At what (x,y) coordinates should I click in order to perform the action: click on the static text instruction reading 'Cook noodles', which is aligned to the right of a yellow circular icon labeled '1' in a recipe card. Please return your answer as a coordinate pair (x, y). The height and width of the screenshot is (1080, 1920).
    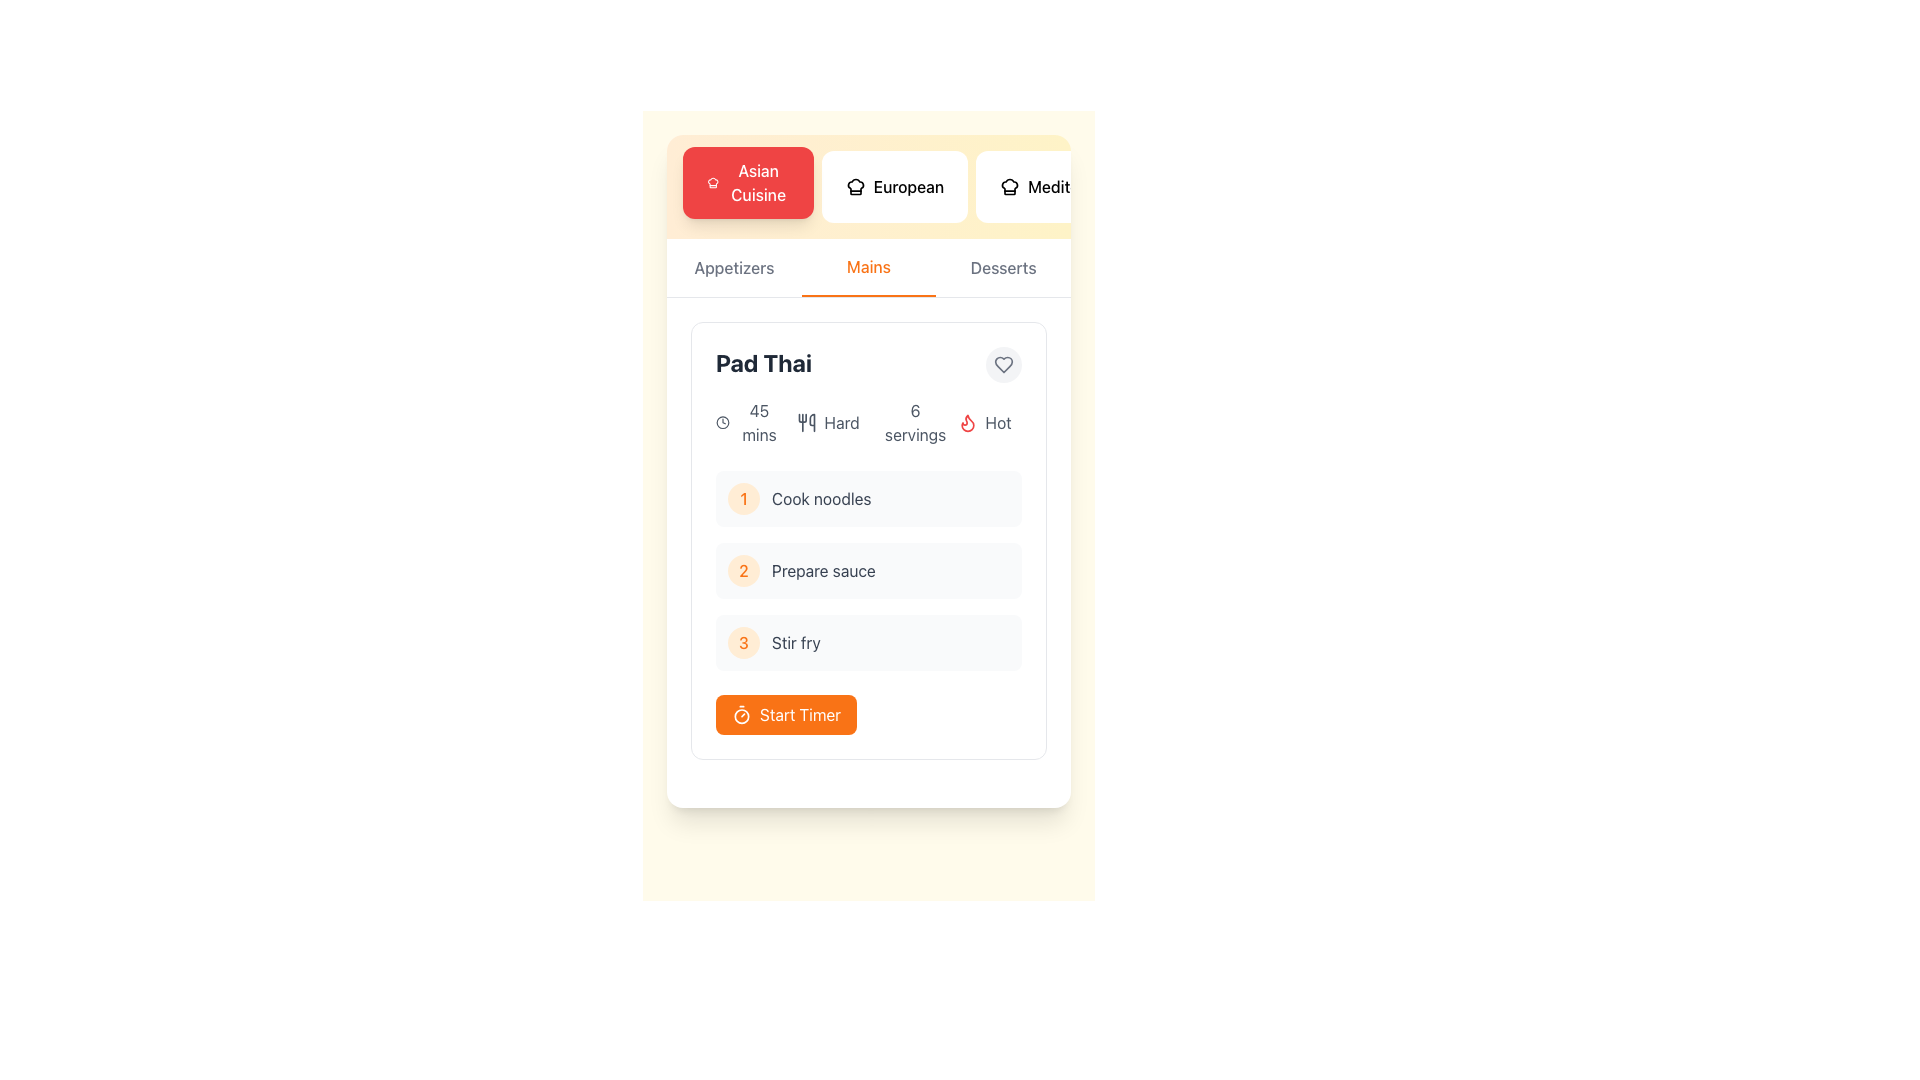
    Looking at the image, I should click on (821, 497).